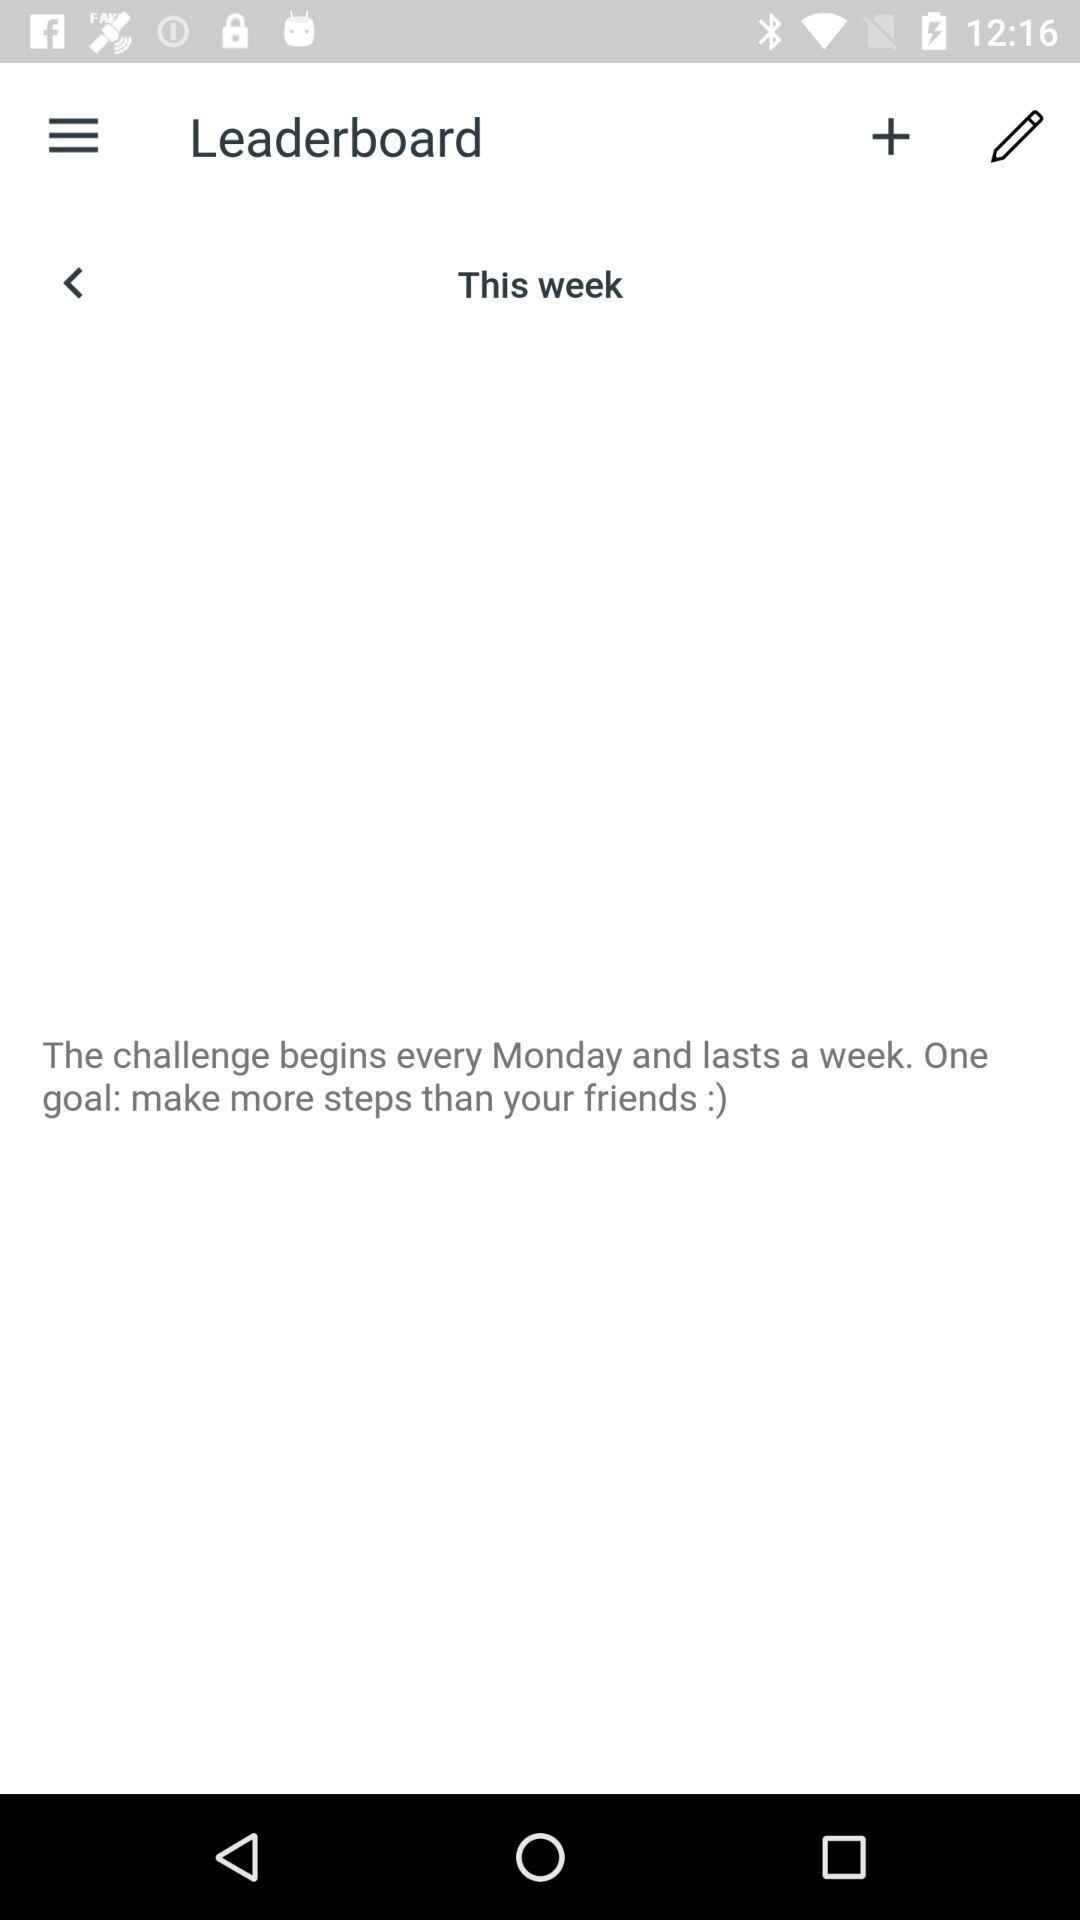 The width and height of the screenshot is (1080, 1920). I want to click on item next to the leaderboard item, so click(72, 135).